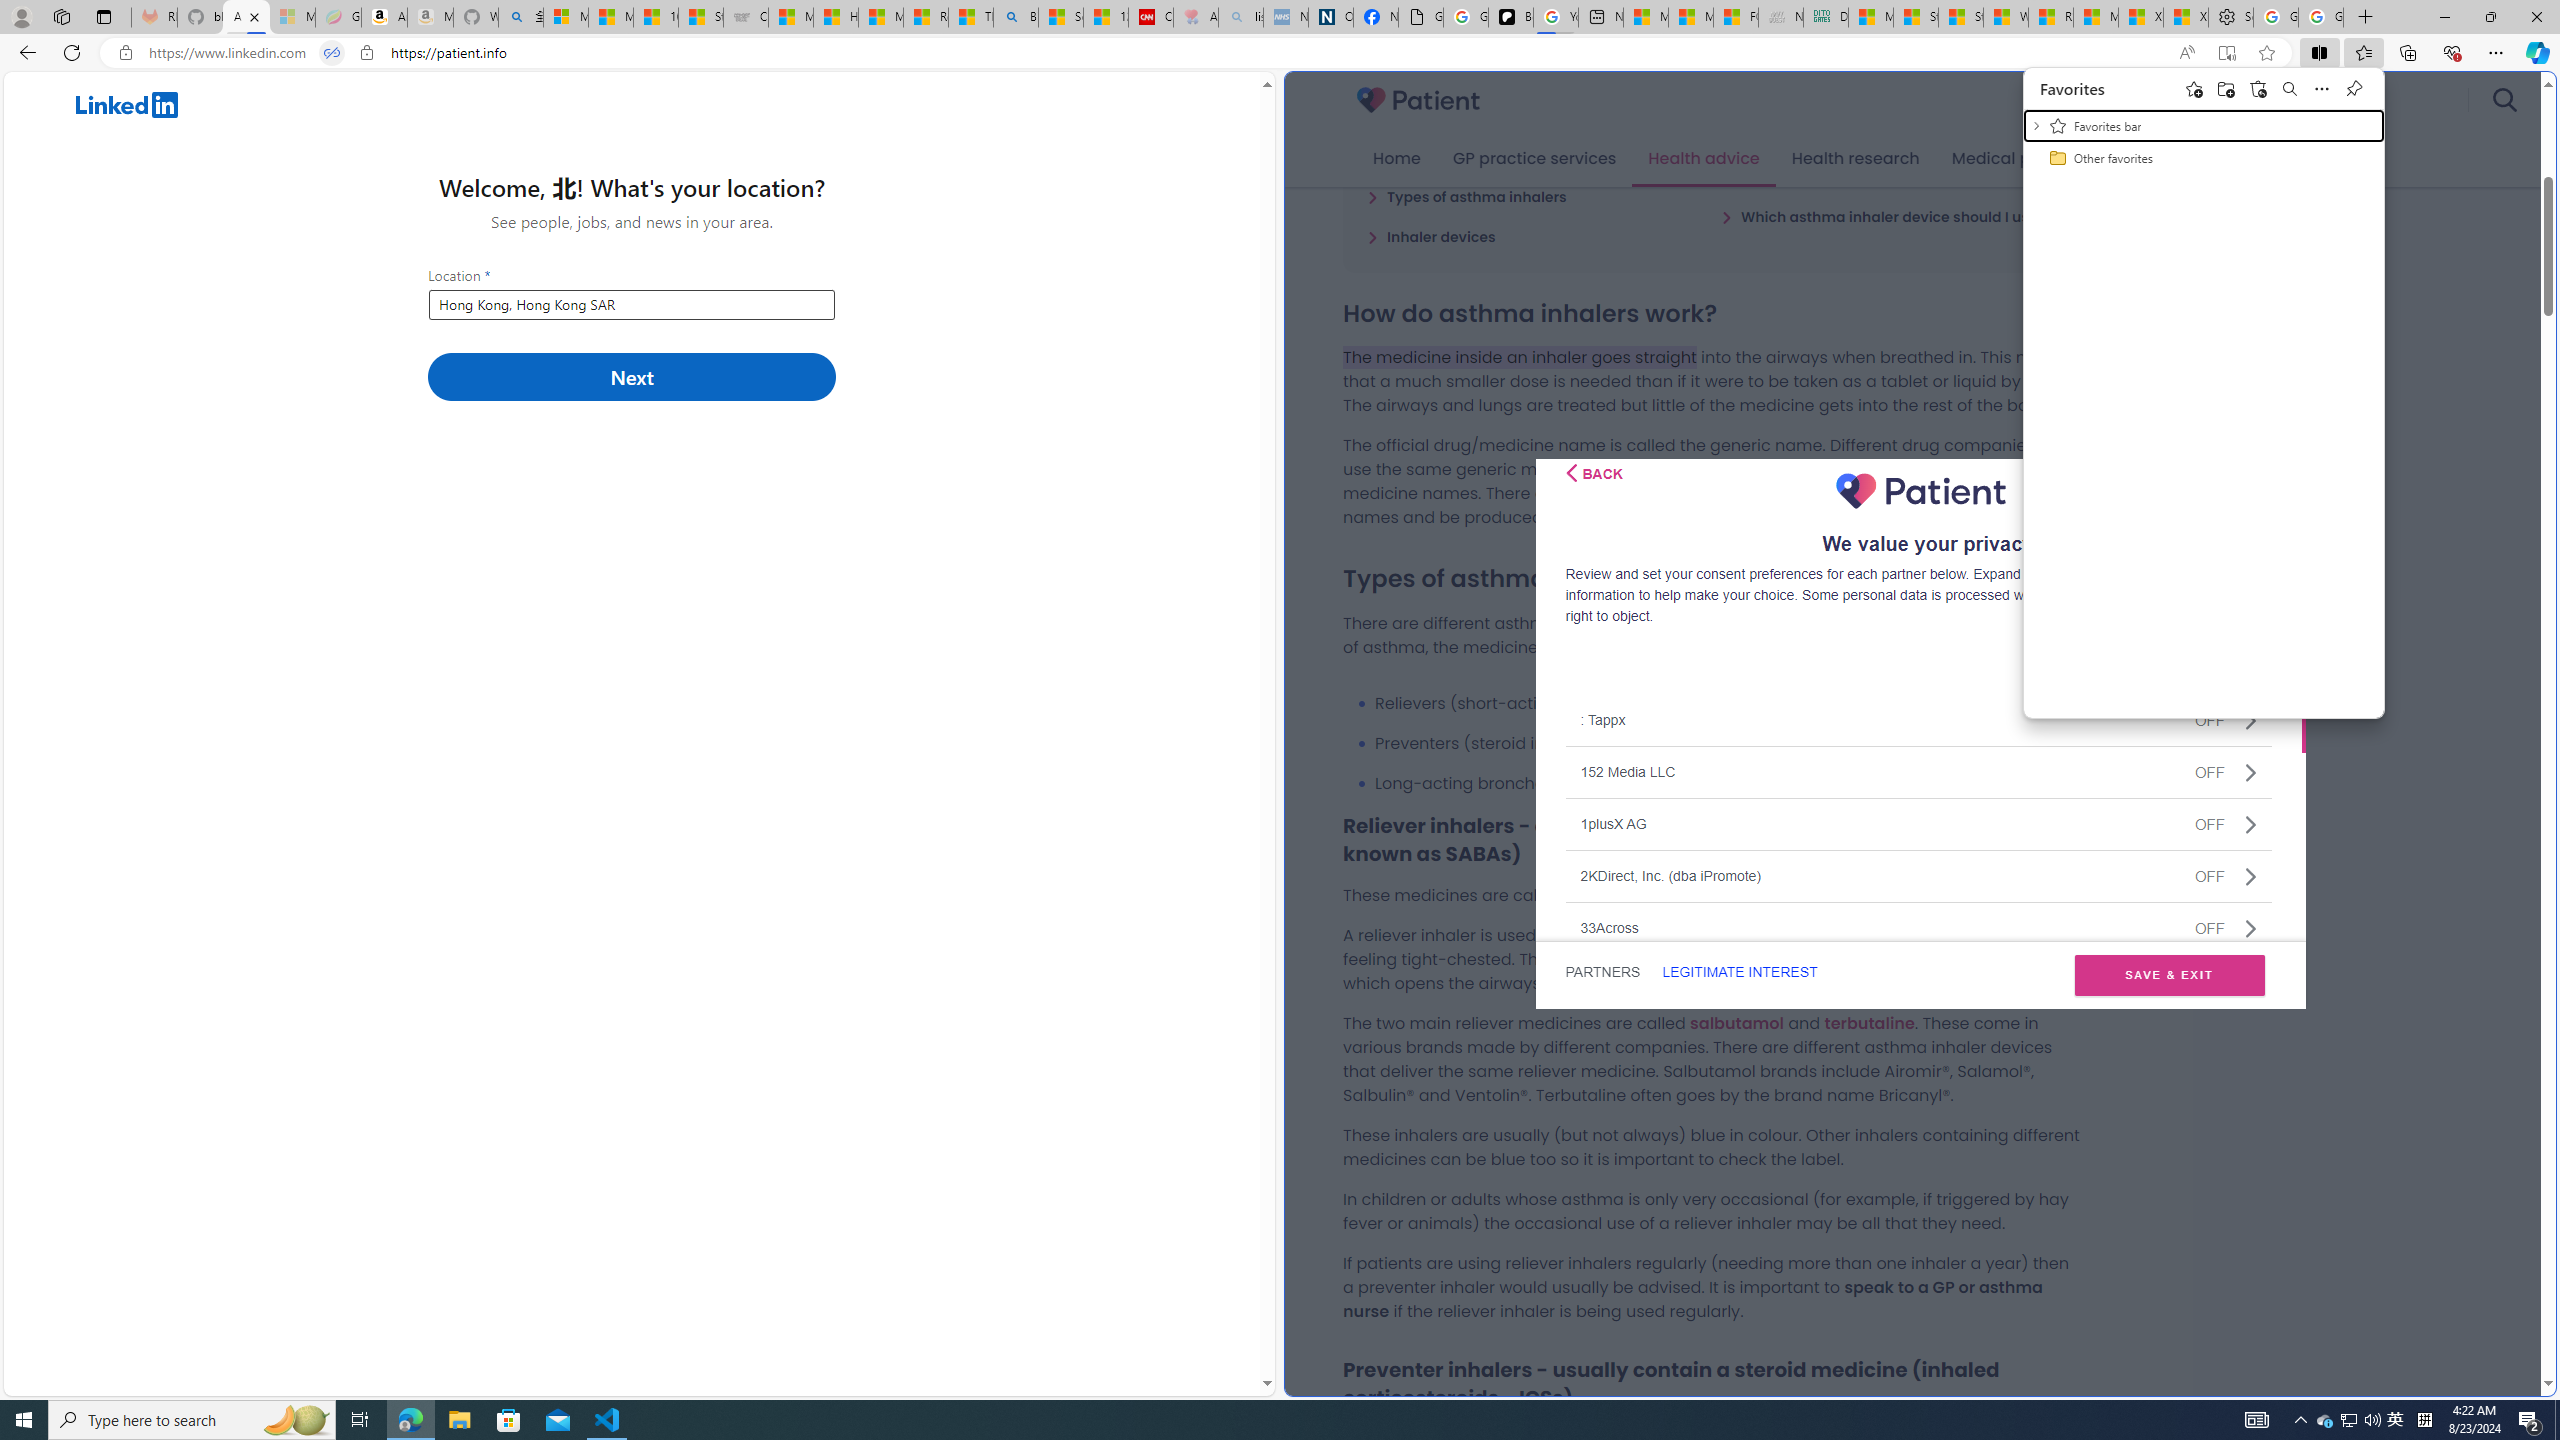  Describe the element at coordinates (1738, 972) in the screenshot. I see `'LEGITIMATE INTEREST'` at that location.